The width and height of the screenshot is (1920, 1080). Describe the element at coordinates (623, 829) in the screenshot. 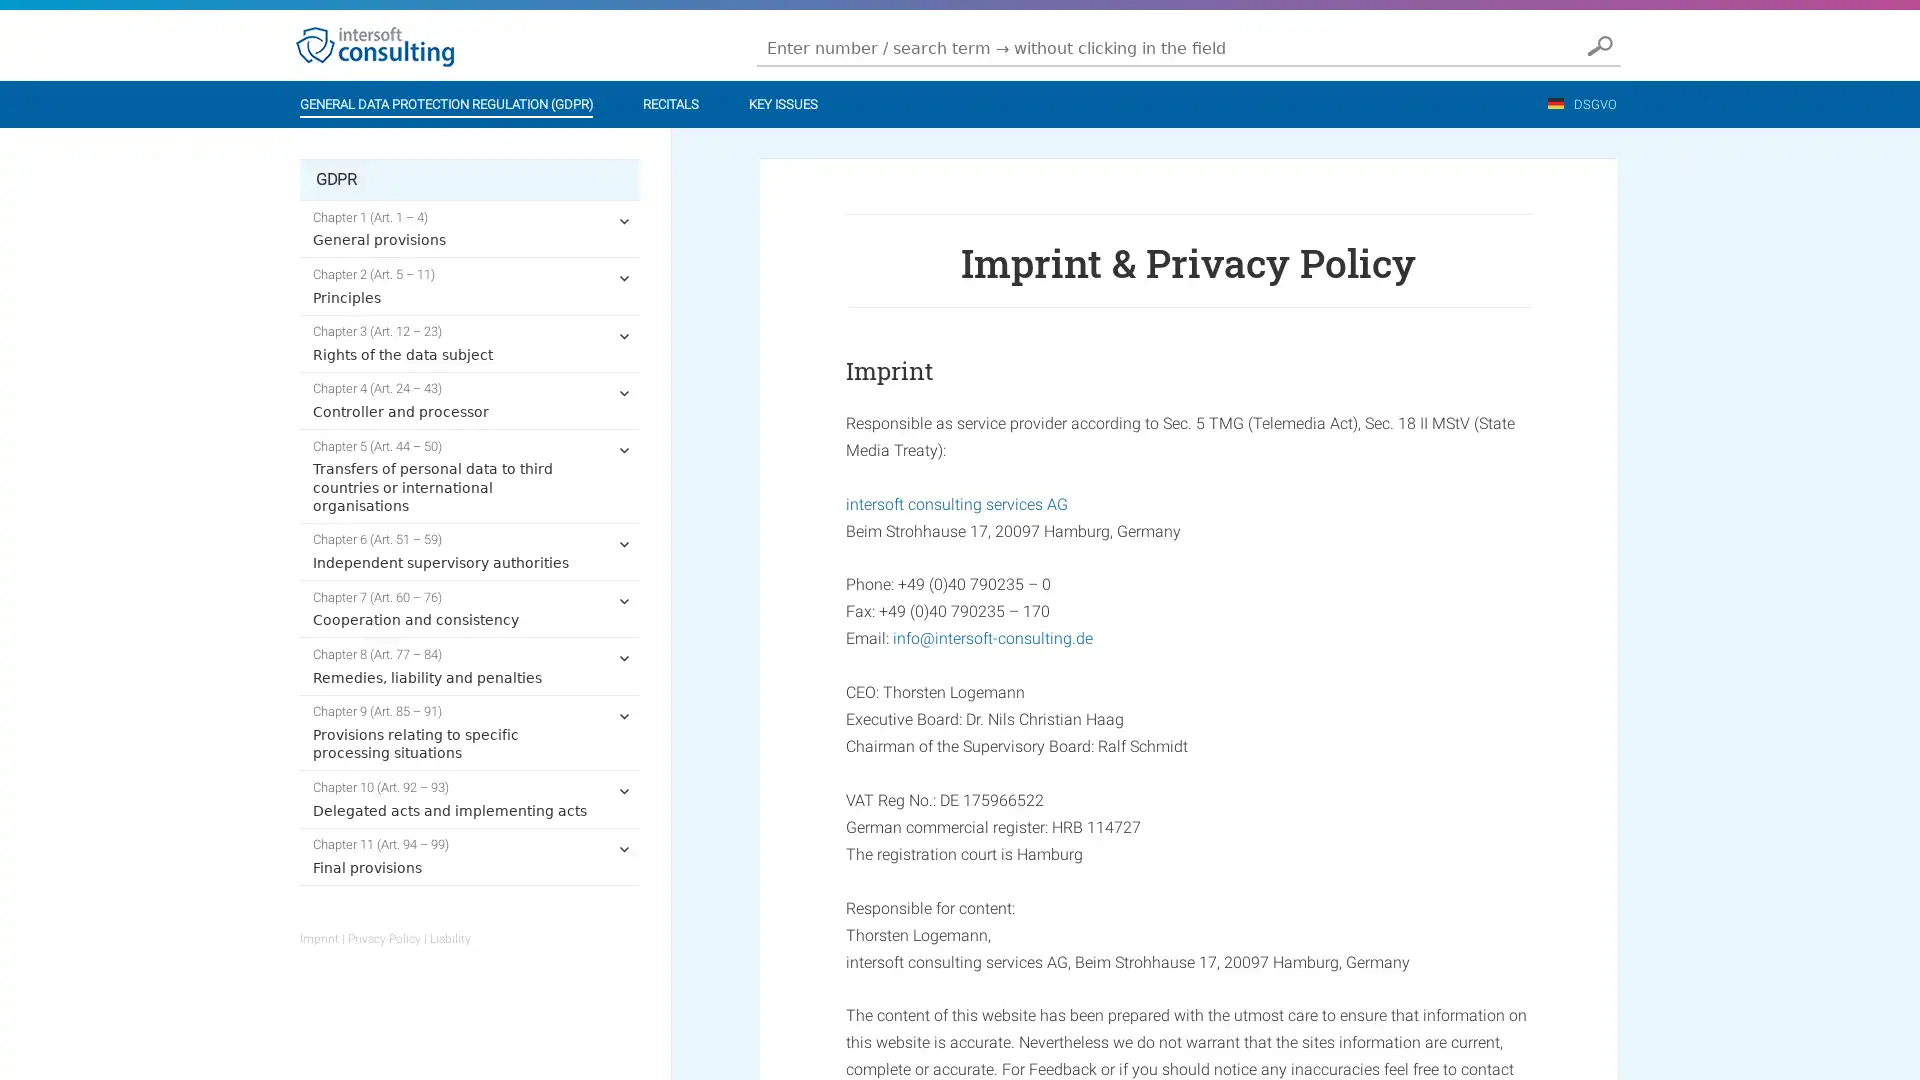

I see `expand child menu` at that location.